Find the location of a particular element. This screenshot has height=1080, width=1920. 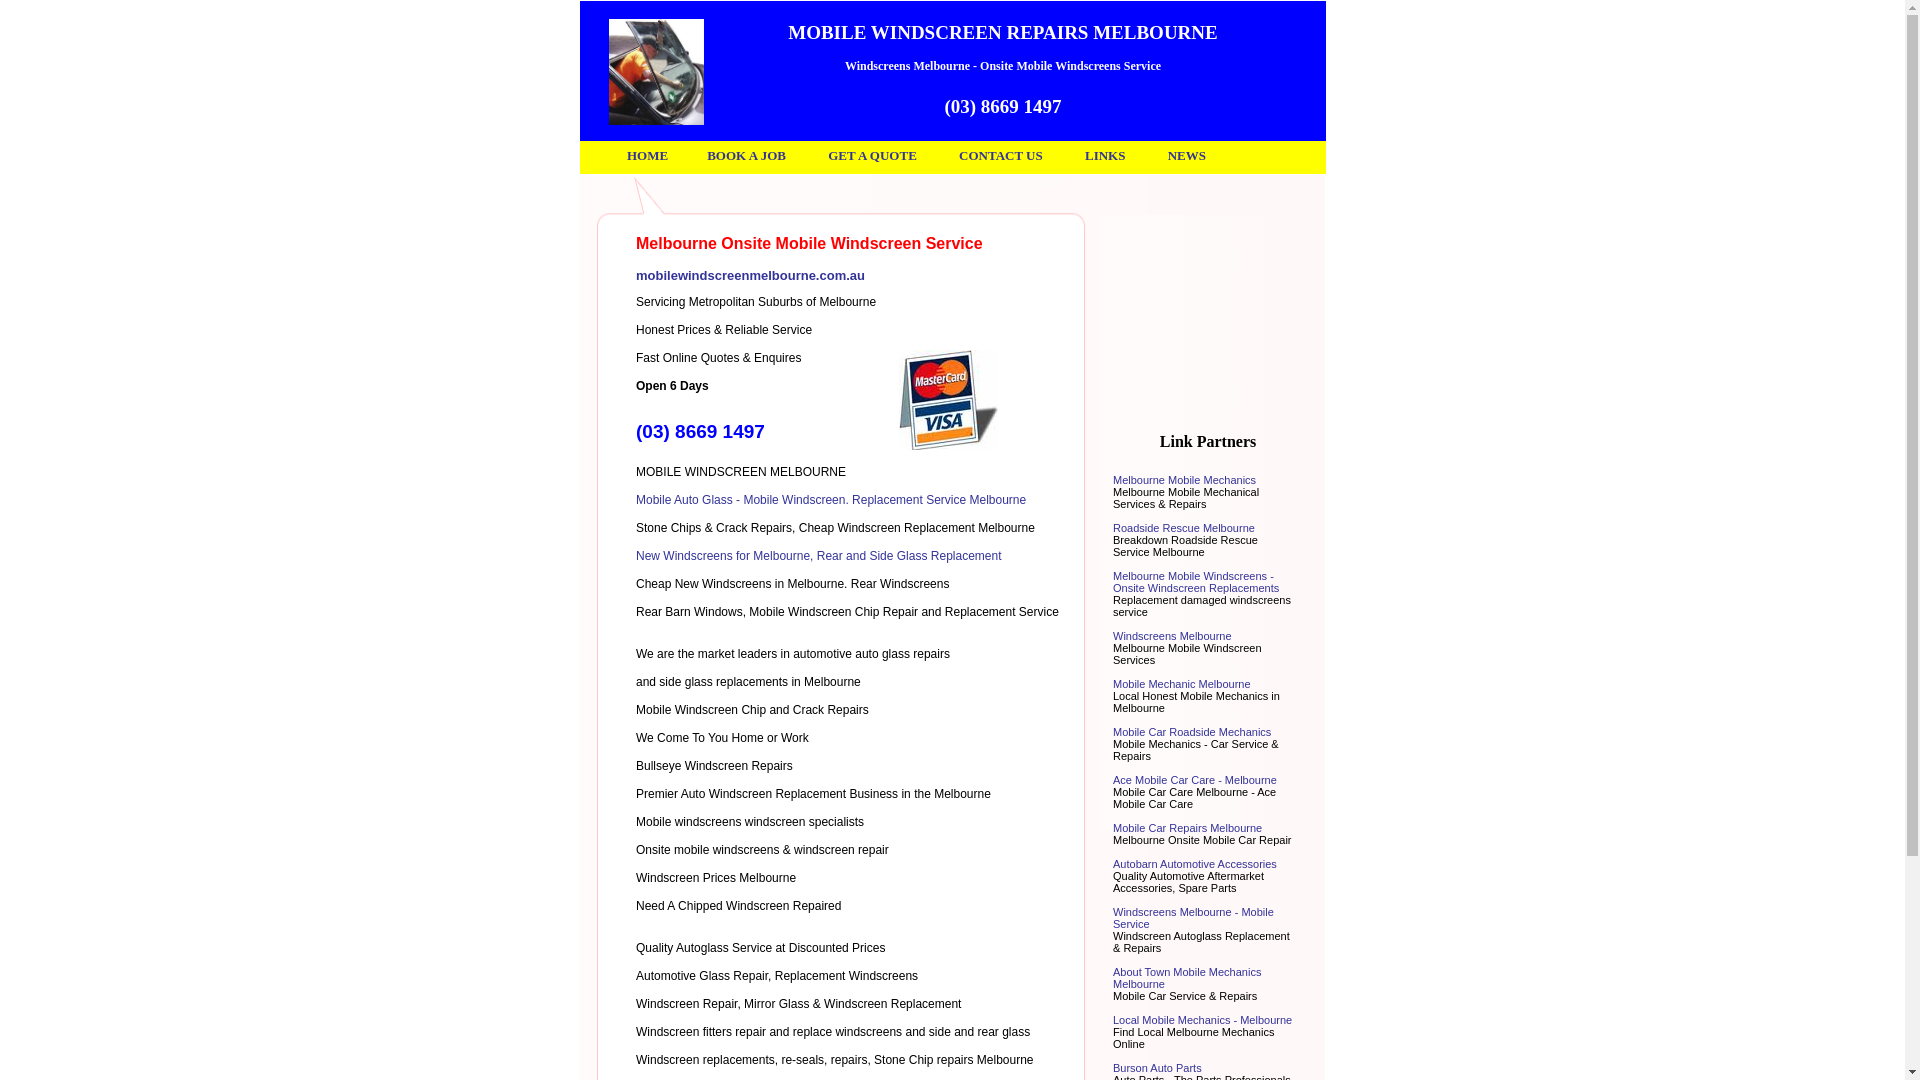

'HOME' is located at coordinates (647, 154).